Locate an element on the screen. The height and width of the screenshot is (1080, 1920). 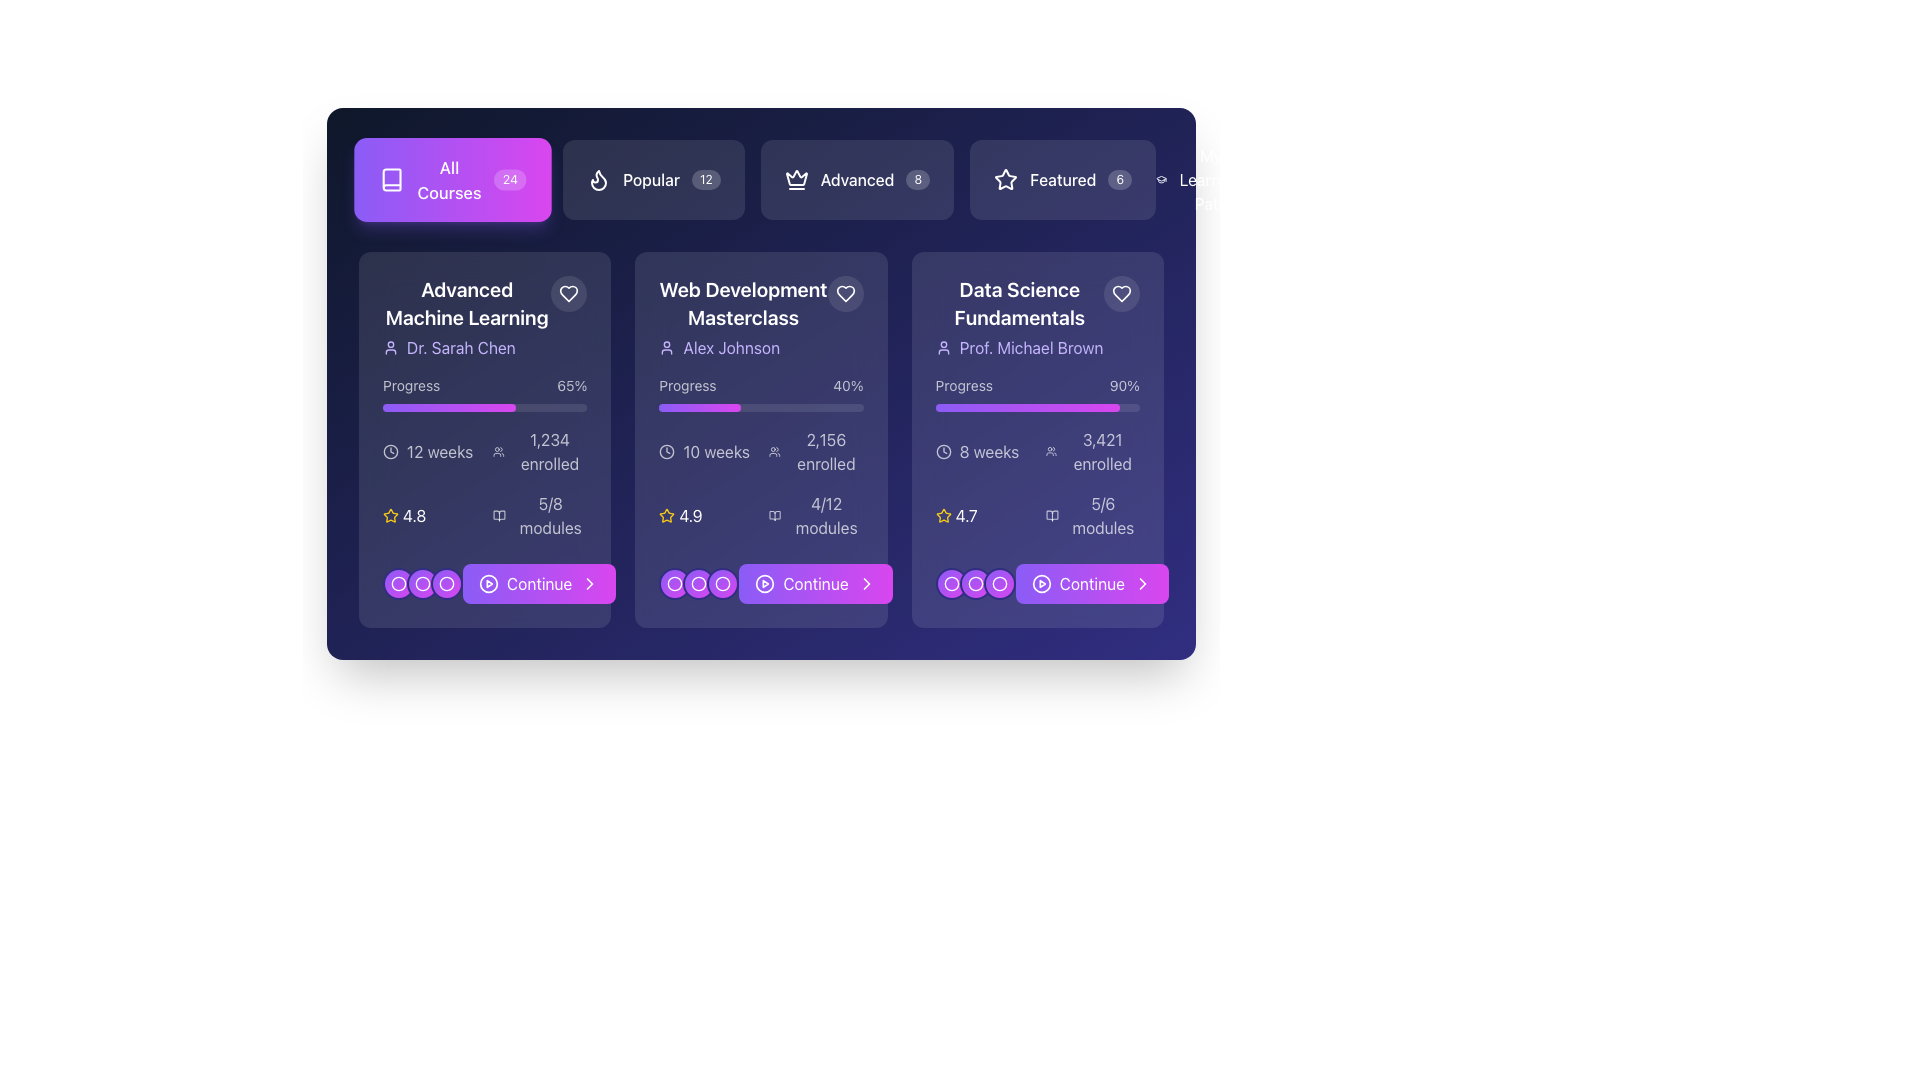
progress completion is located at coordinates (511, 407).